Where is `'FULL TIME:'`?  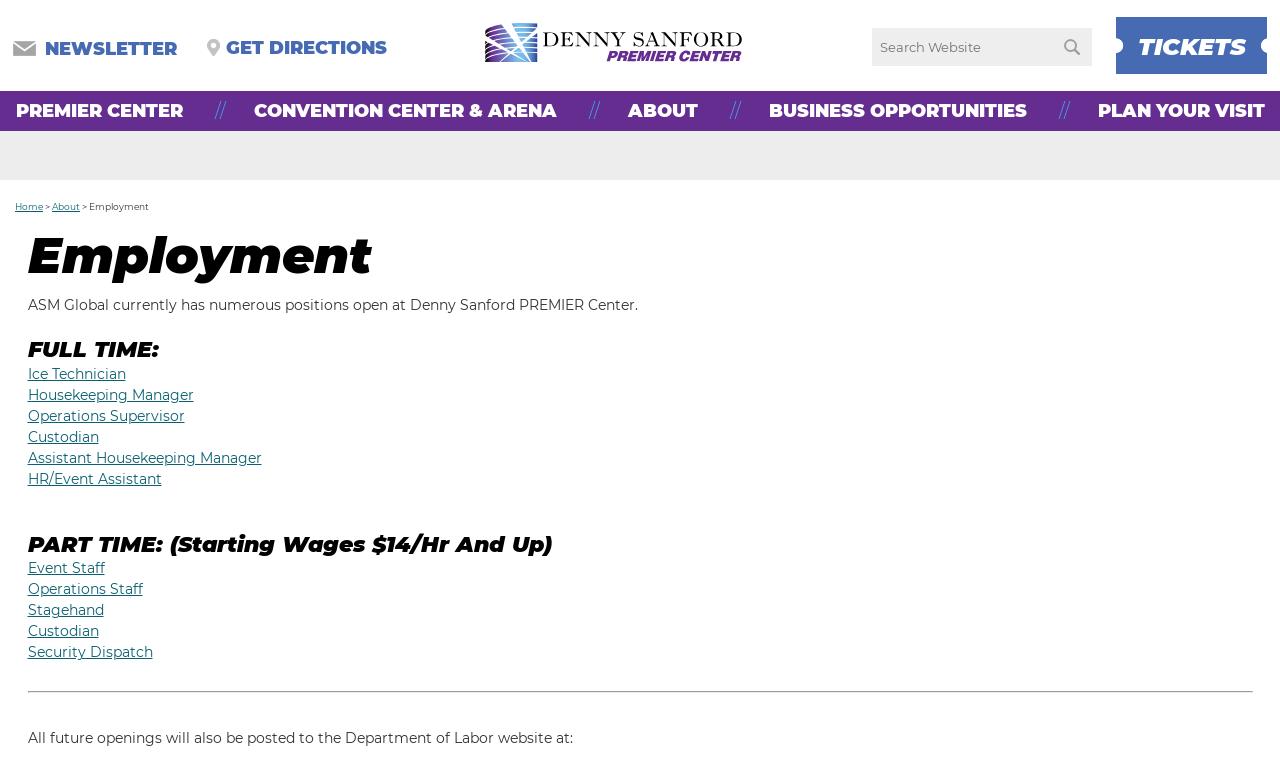
'FULL TIME:' is located at coordinates (91, 348).